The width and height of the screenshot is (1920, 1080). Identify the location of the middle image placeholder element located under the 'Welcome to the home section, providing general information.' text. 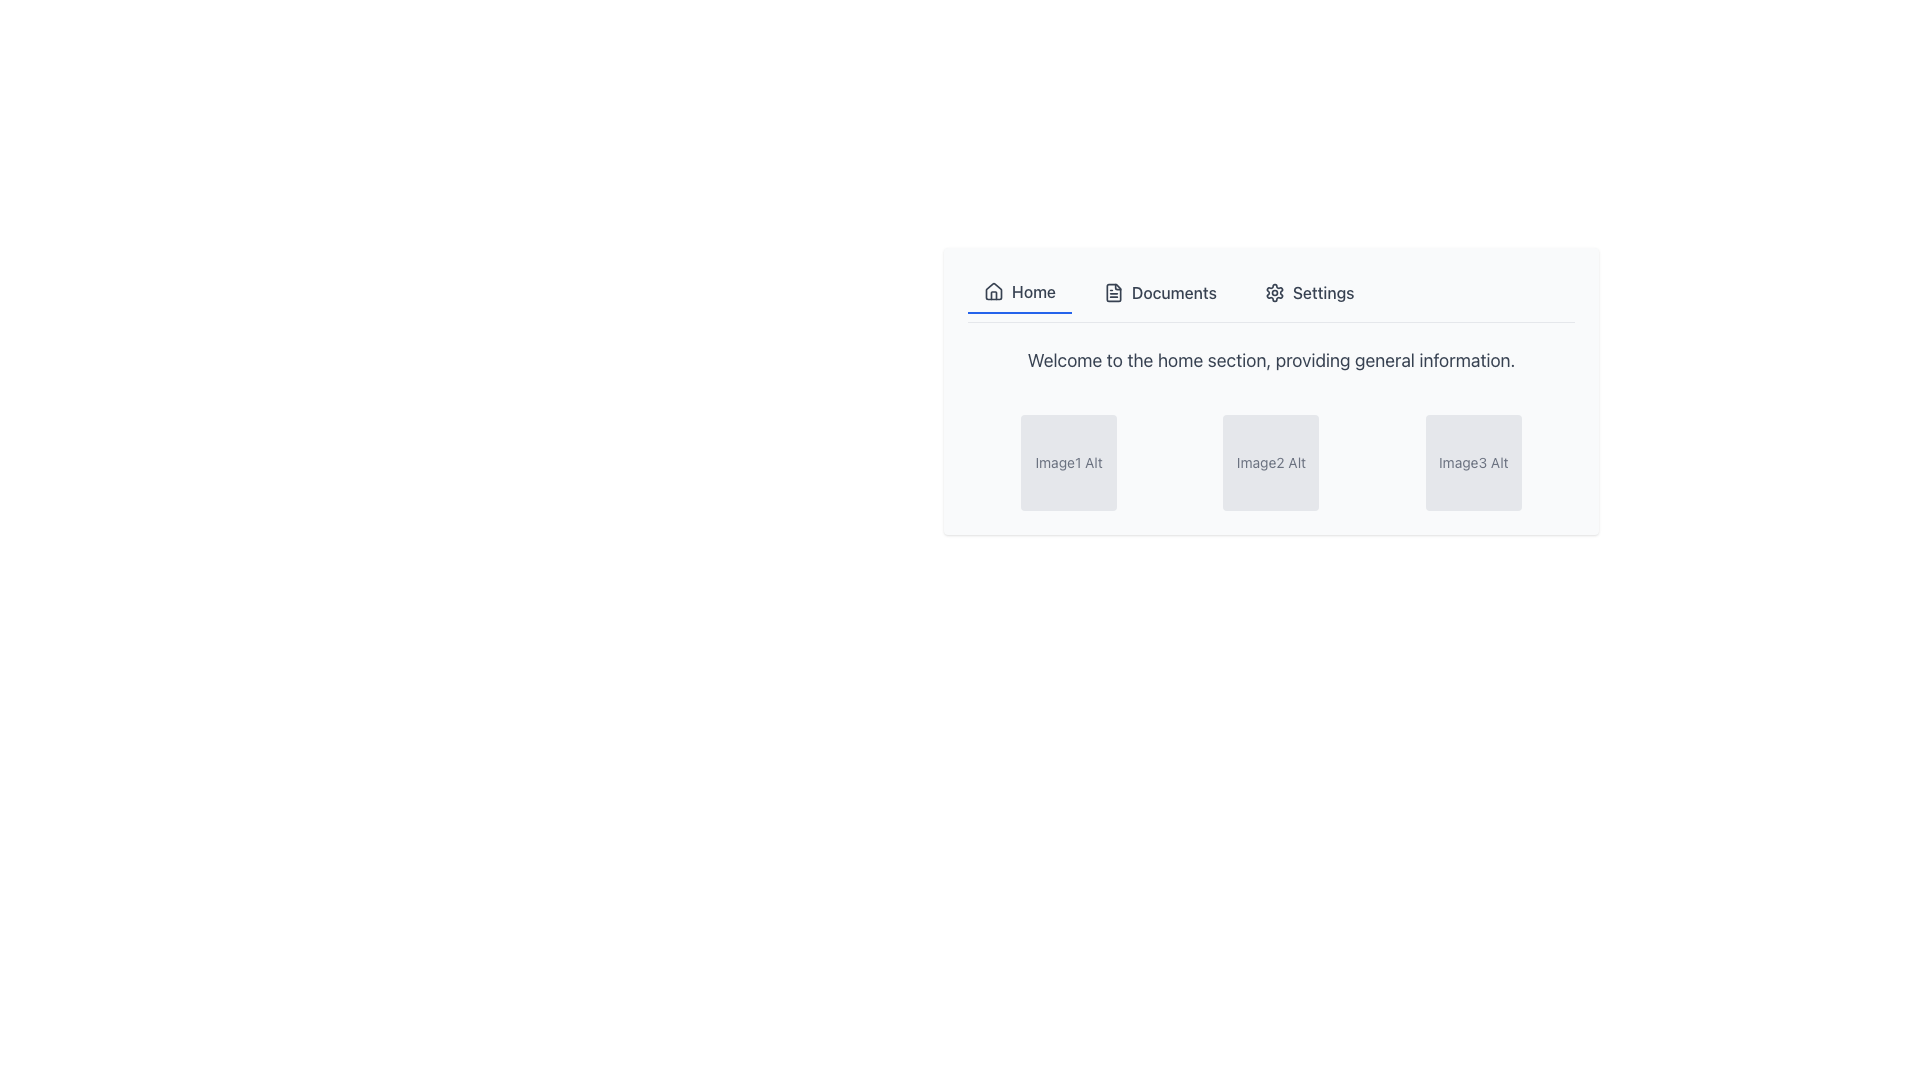
(1270, 462).